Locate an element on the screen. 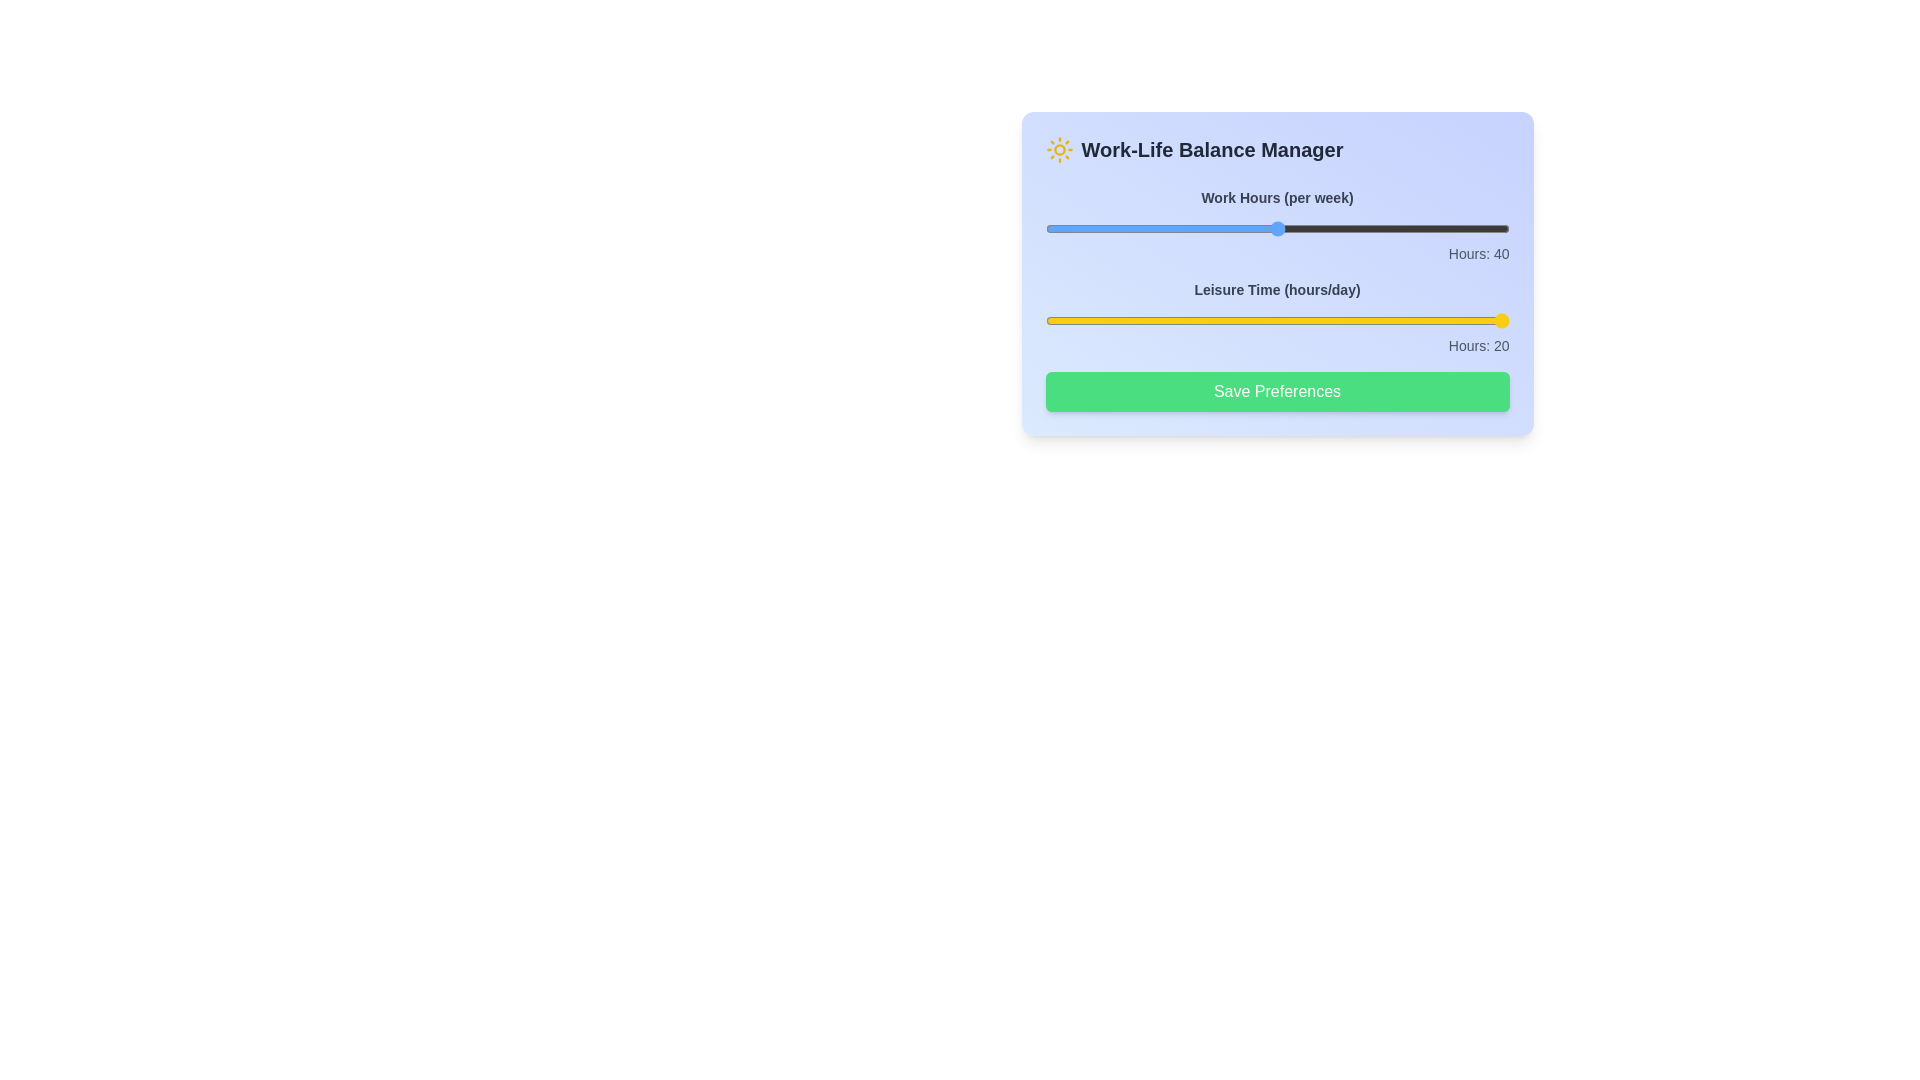 The width and height of the screenshot is (1920, 1080). the 'Work Hours' slider to set it to 26 hours per week is located at coordinates (1114, 227).